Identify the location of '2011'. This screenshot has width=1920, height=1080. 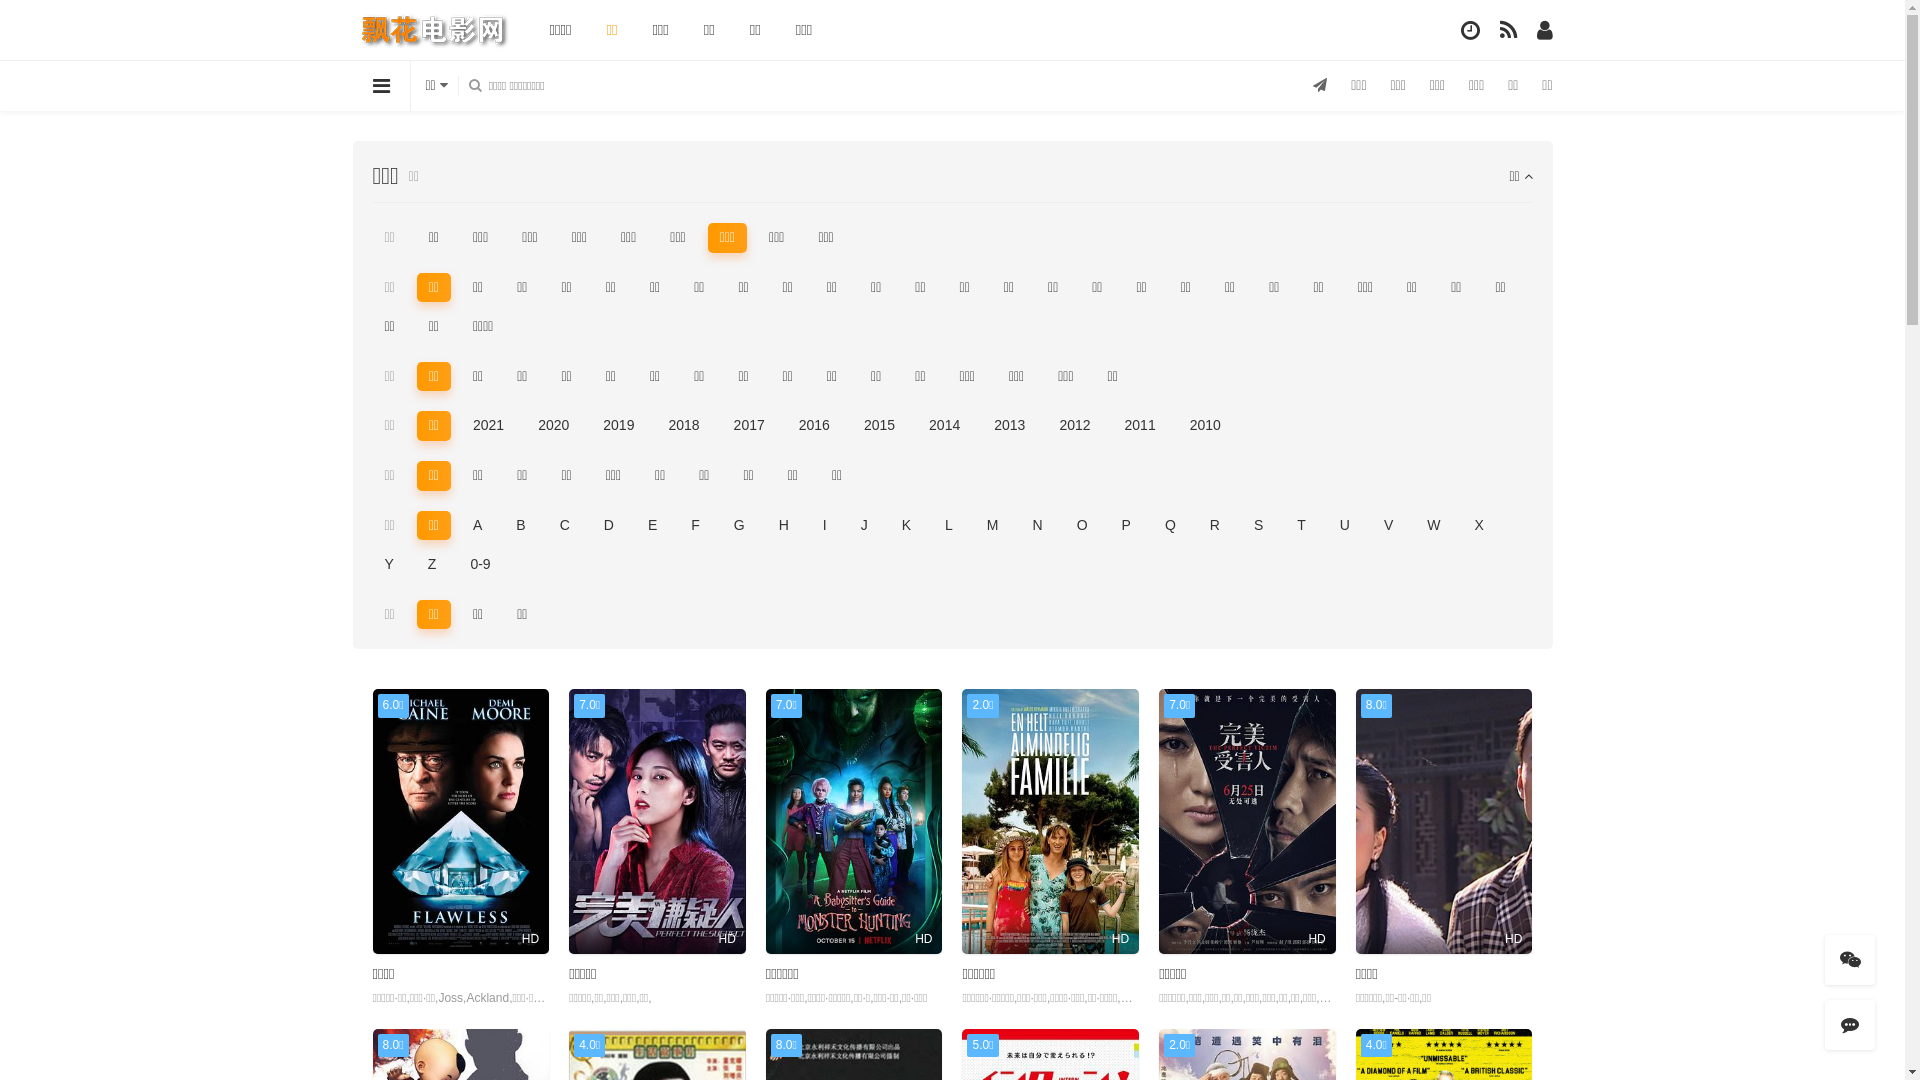
(1112, 424).